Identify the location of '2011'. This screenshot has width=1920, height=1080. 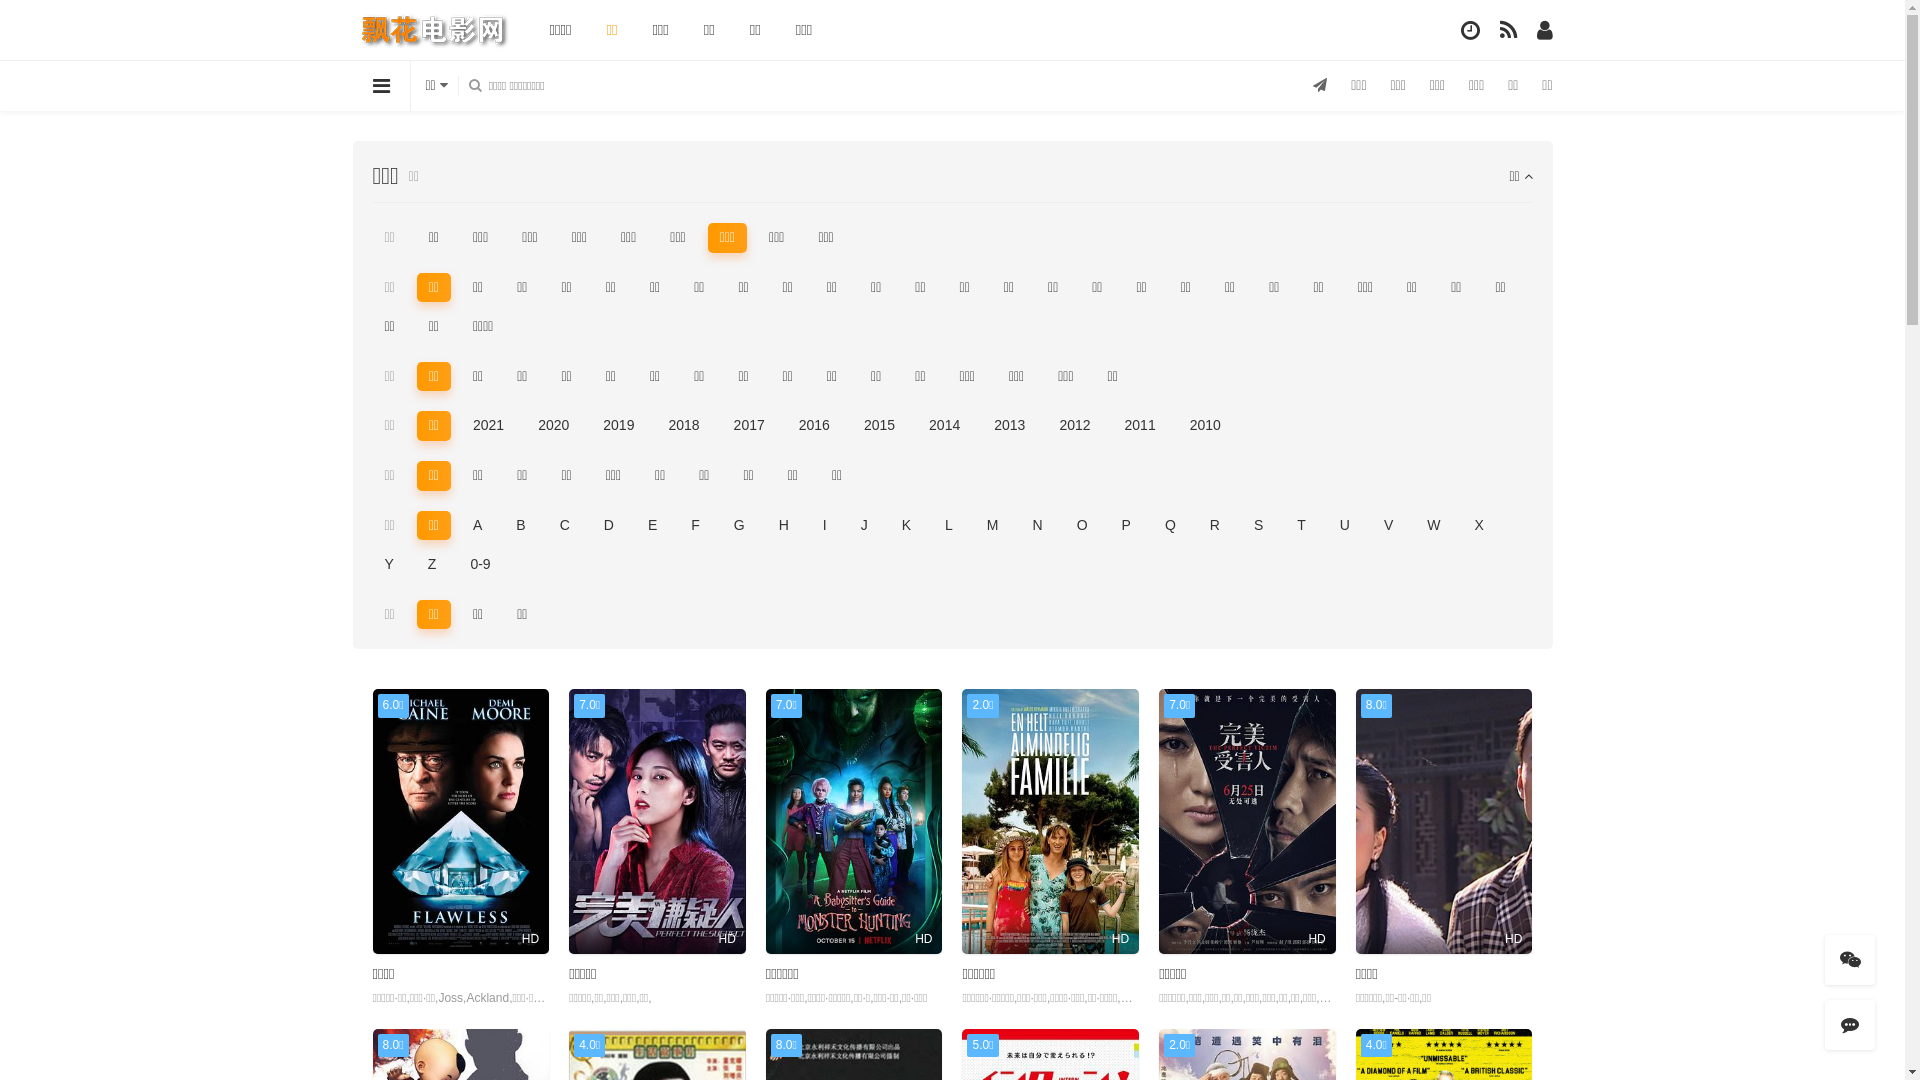
(1112, 424).